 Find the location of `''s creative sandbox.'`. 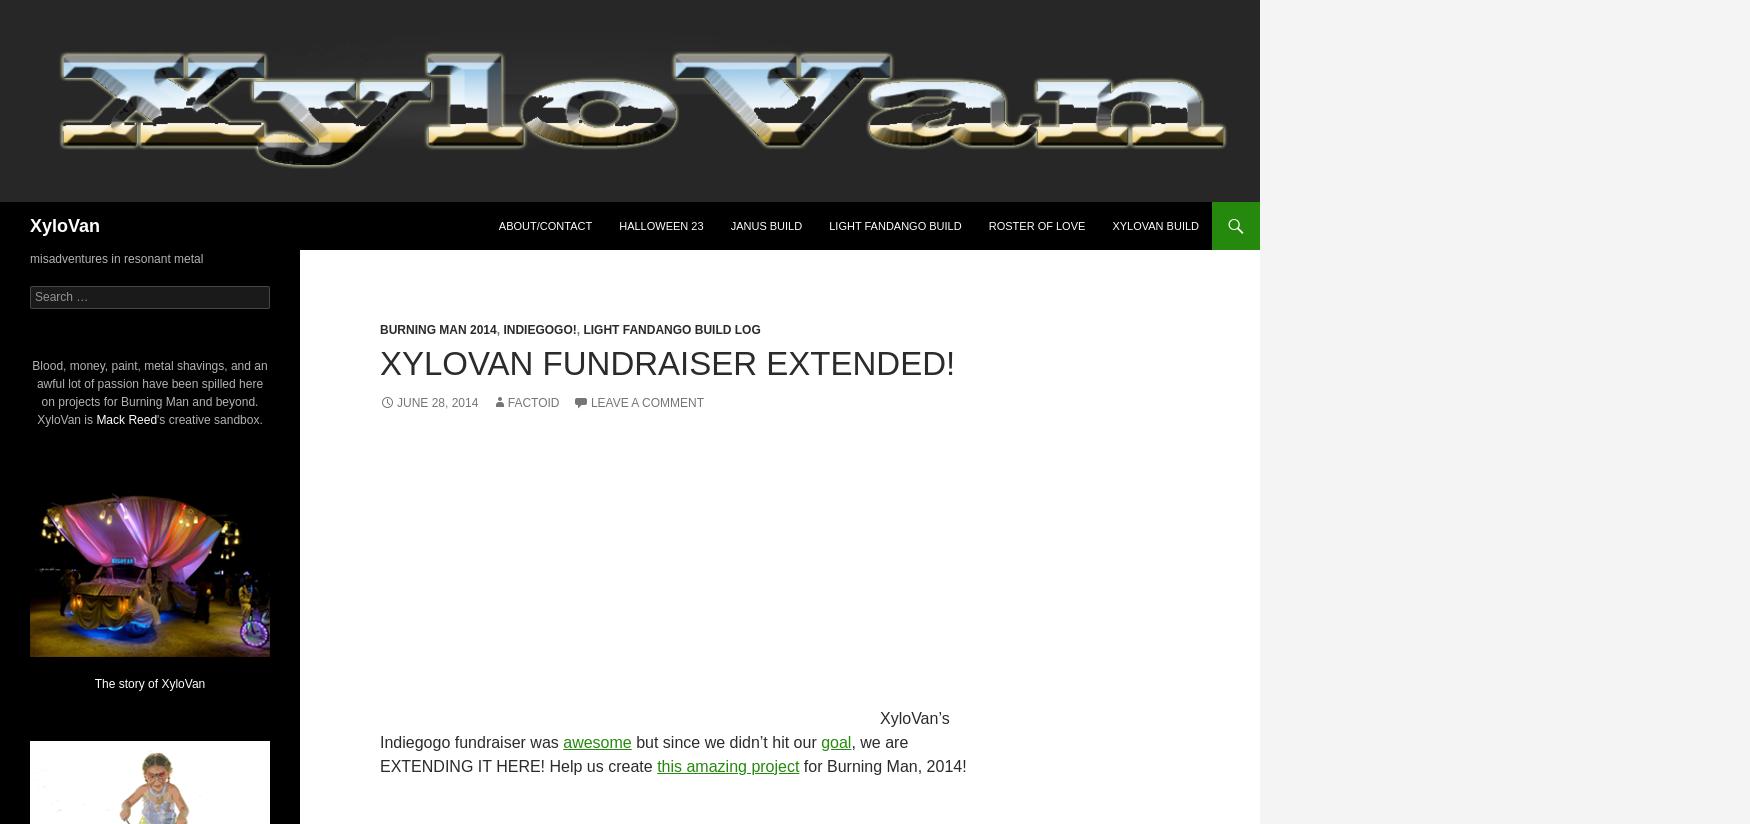

''s creative sandbox.' is located at coordinates (155, 418).